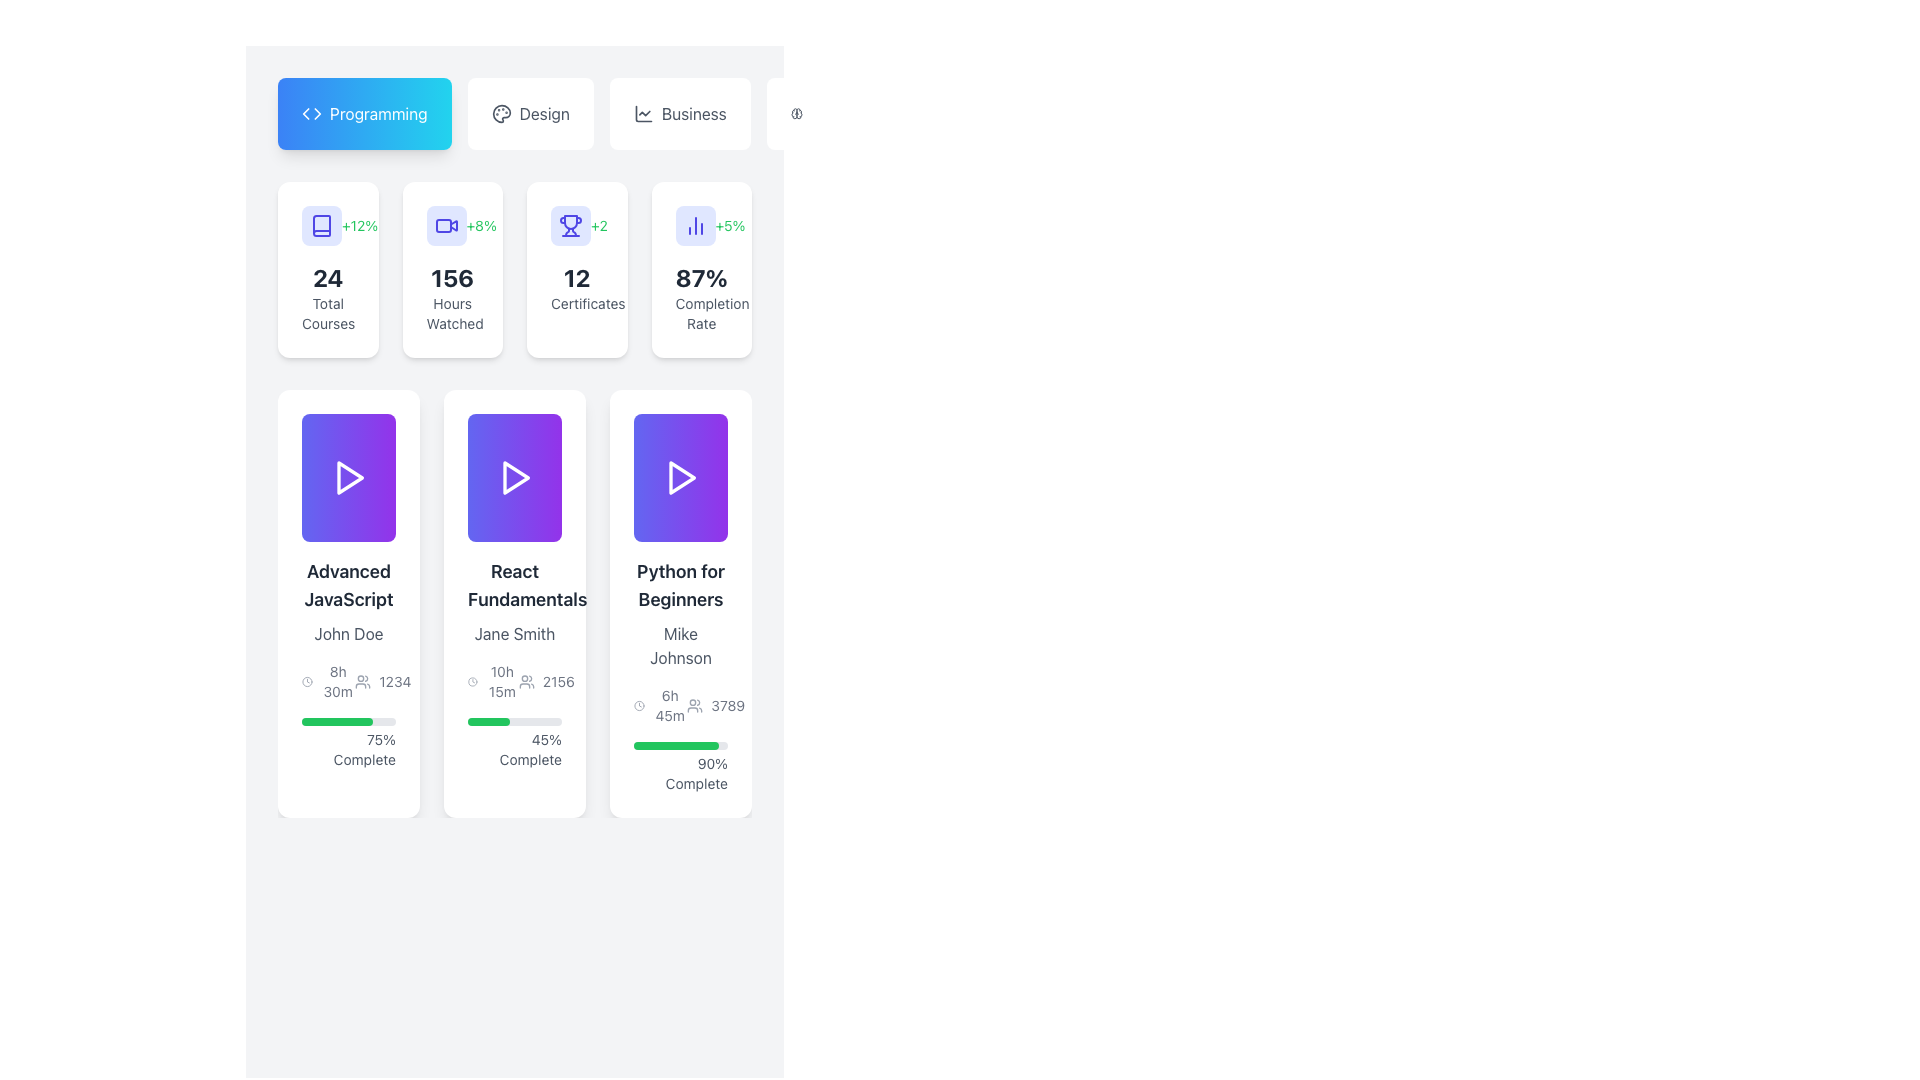 The image size is (1920, 1080). What do you see at coordinates (328, 277) in the screenshot?
I see `the static text element that displays the total count of courses, which is centrally aligned below the percentage indicator and above the label 'Total Courses'` at bounding box center [328, 277].